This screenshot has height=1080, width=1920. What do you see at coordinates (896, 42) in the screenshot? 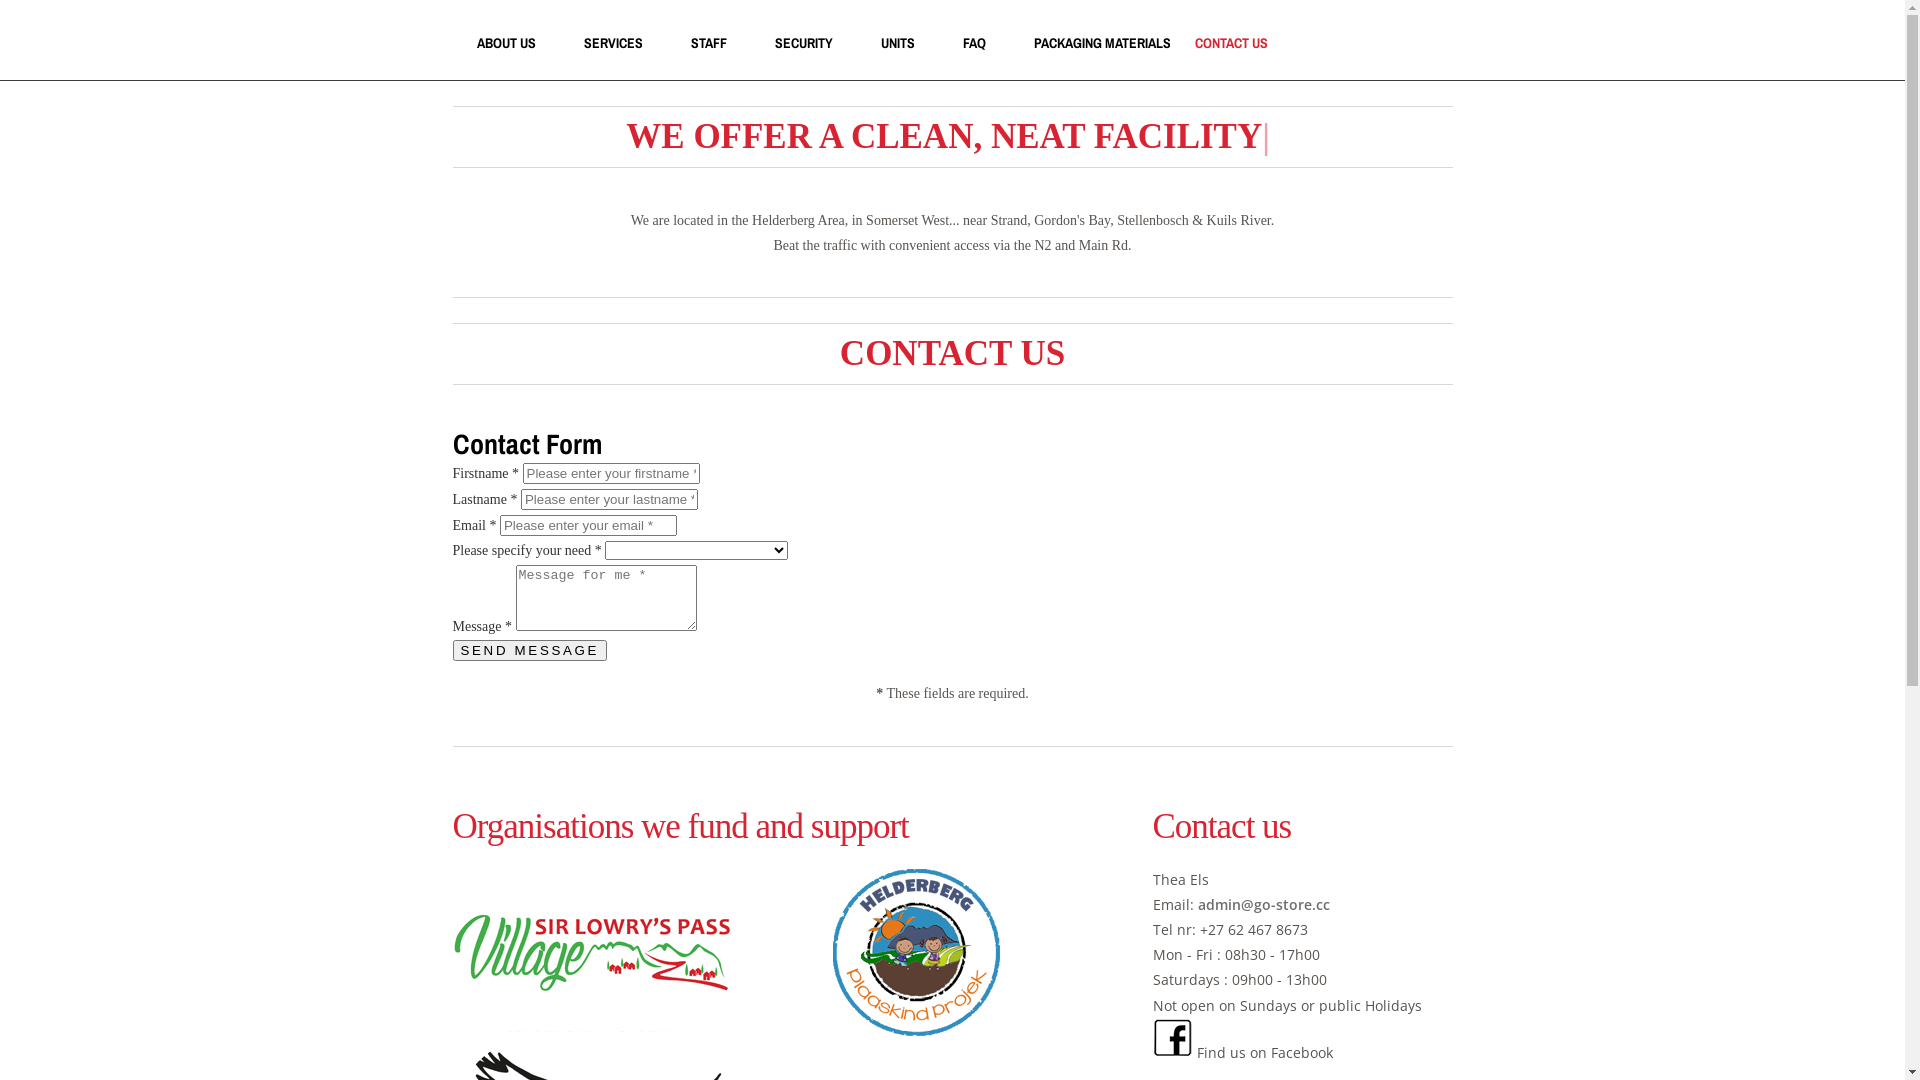
I see `'UNITS'` at bounding box center [896, 42].